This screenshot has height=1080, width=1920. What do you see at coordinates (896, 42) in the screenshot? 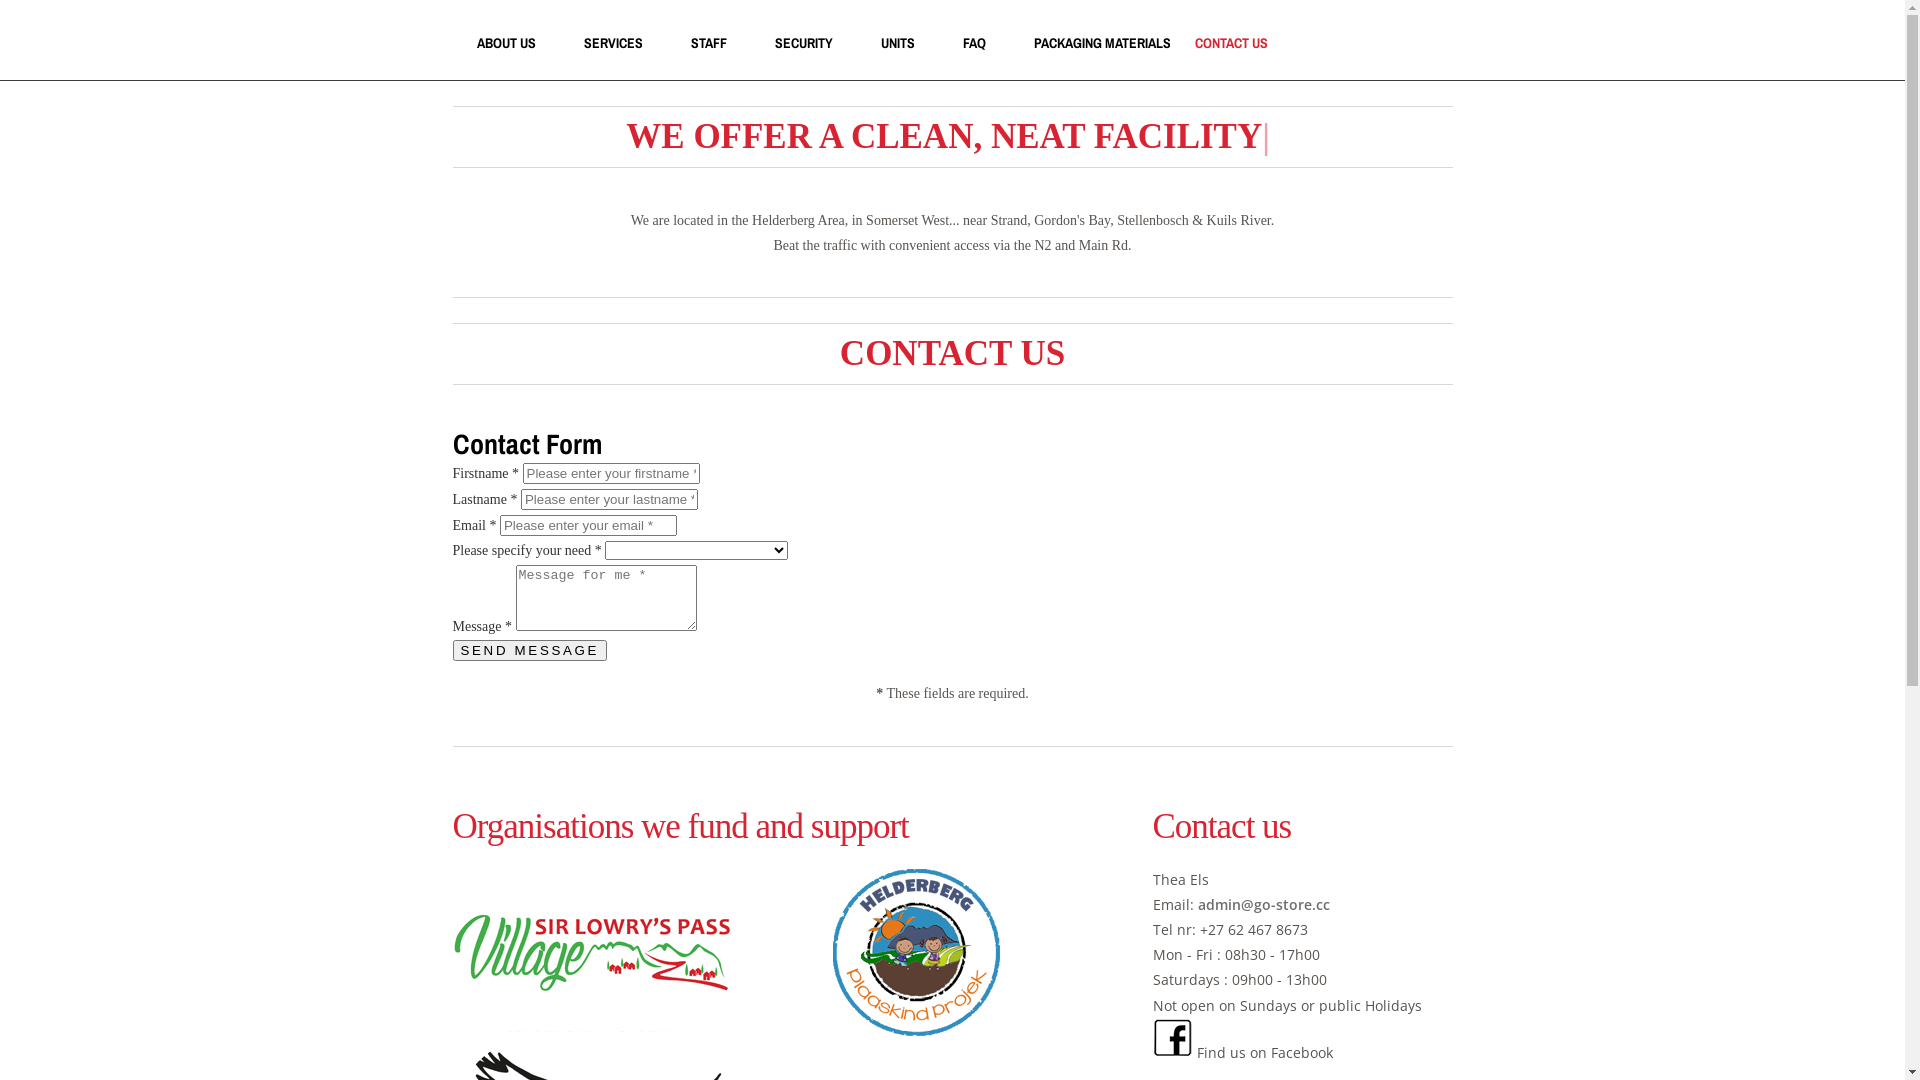
I see `'UNITS'` at bounding box center [896, 42].